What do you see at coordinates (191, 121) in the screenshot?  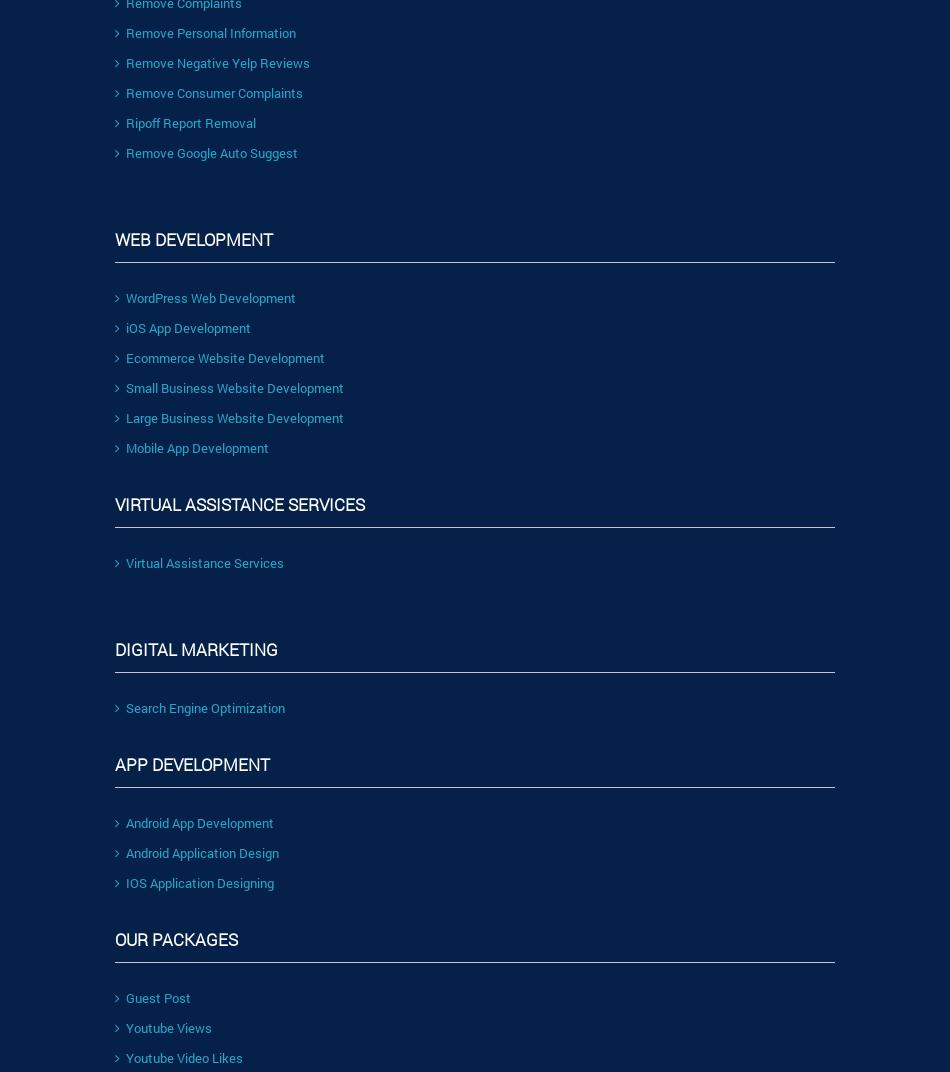 I see `'Ripoff Report Removal'` at bounding box center [191, 121].